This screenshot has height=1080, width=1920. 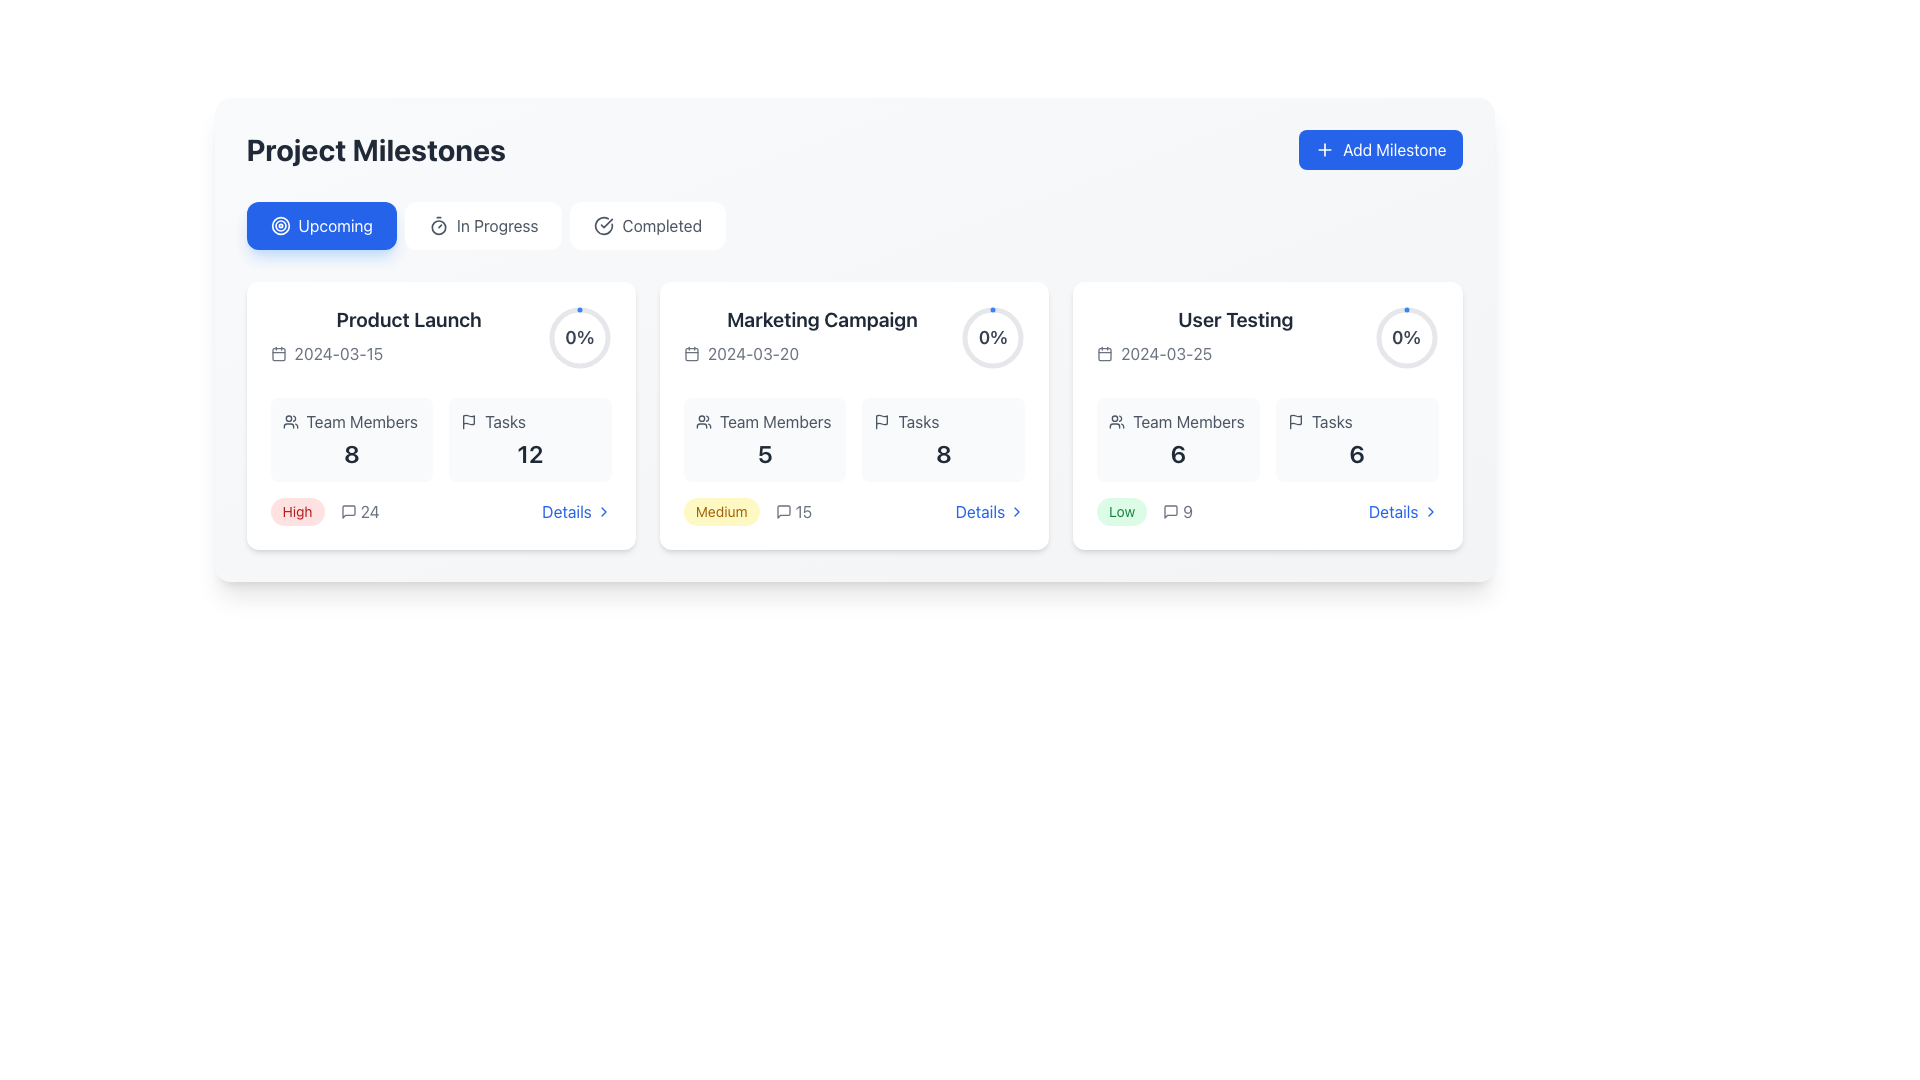 What do you see at coordinates (483, 225) in the screenshot?
I see `the second button in the 'Project Milestones' section that filters items currently in progress` at bounding box center [483, 225].